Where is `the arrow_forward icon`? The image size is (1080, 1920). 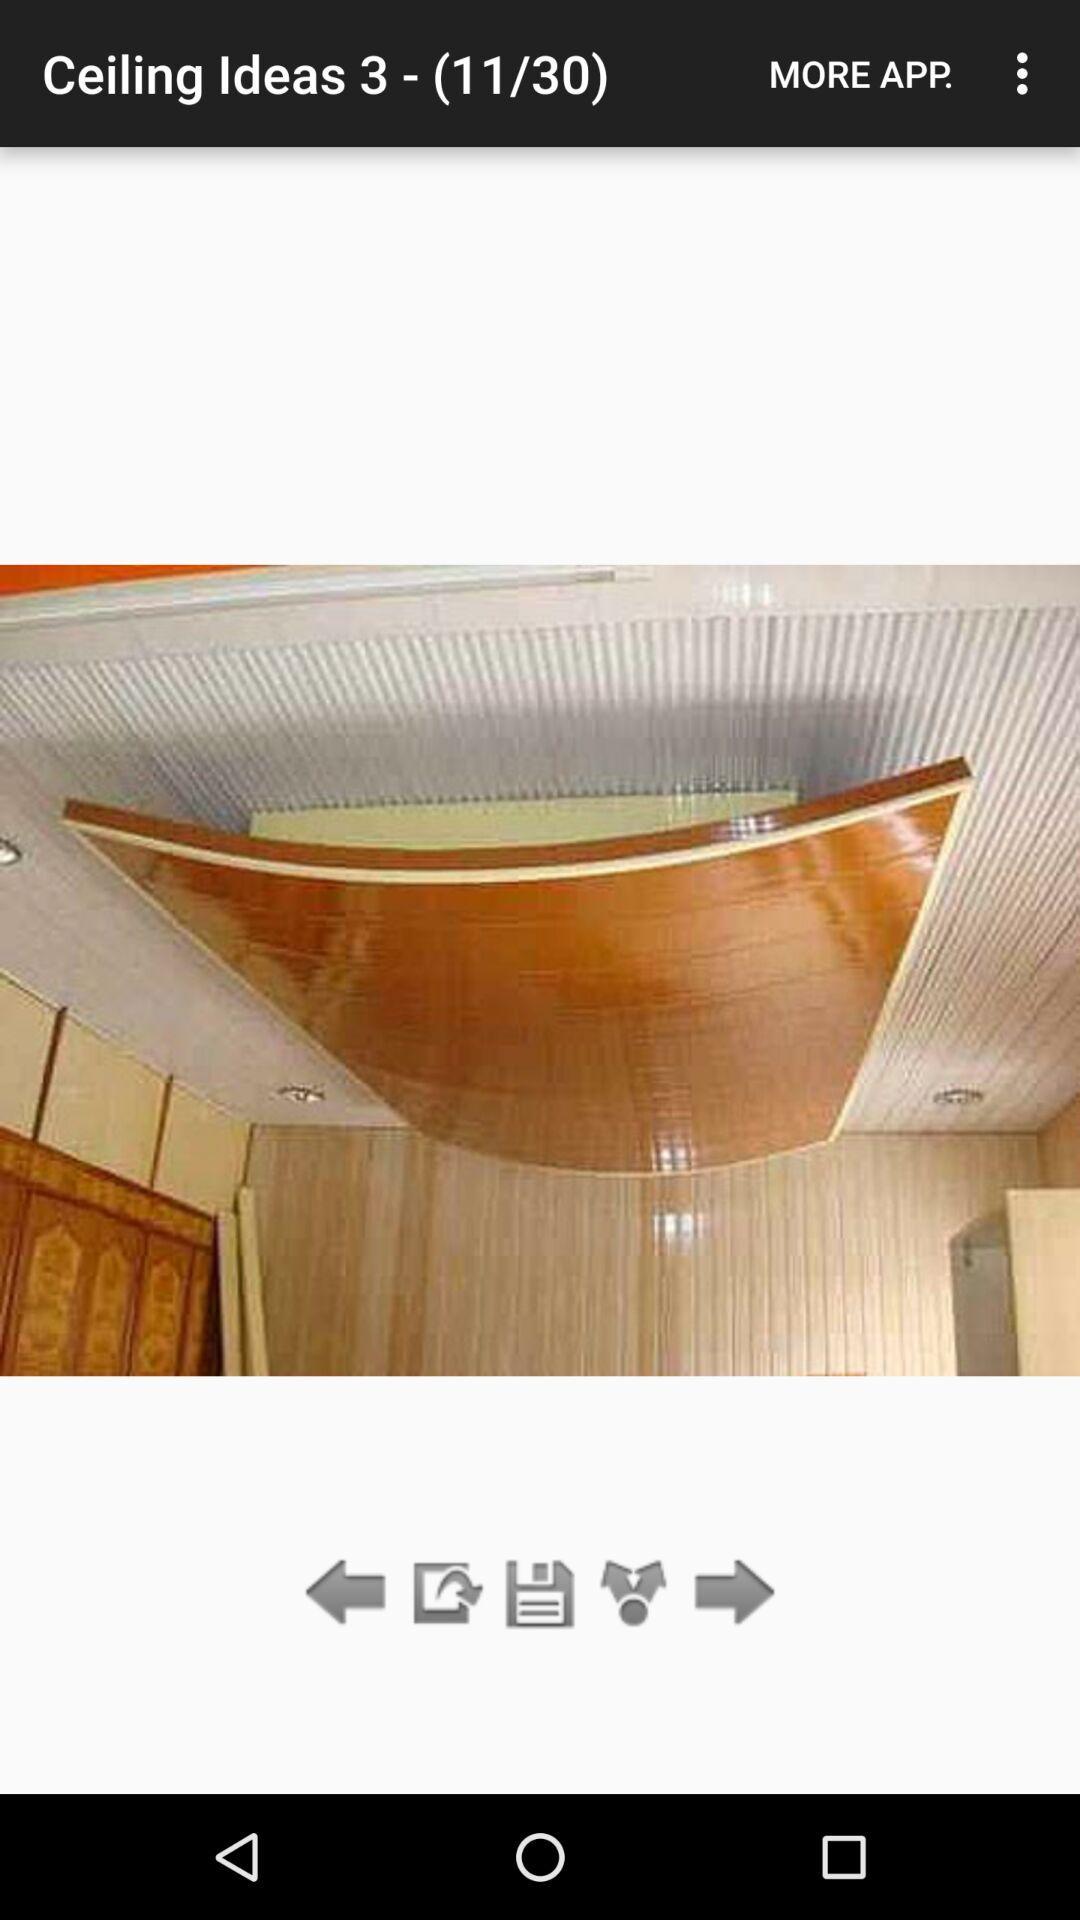 the arrow_forward icon is located at coordinates (729, 1593).